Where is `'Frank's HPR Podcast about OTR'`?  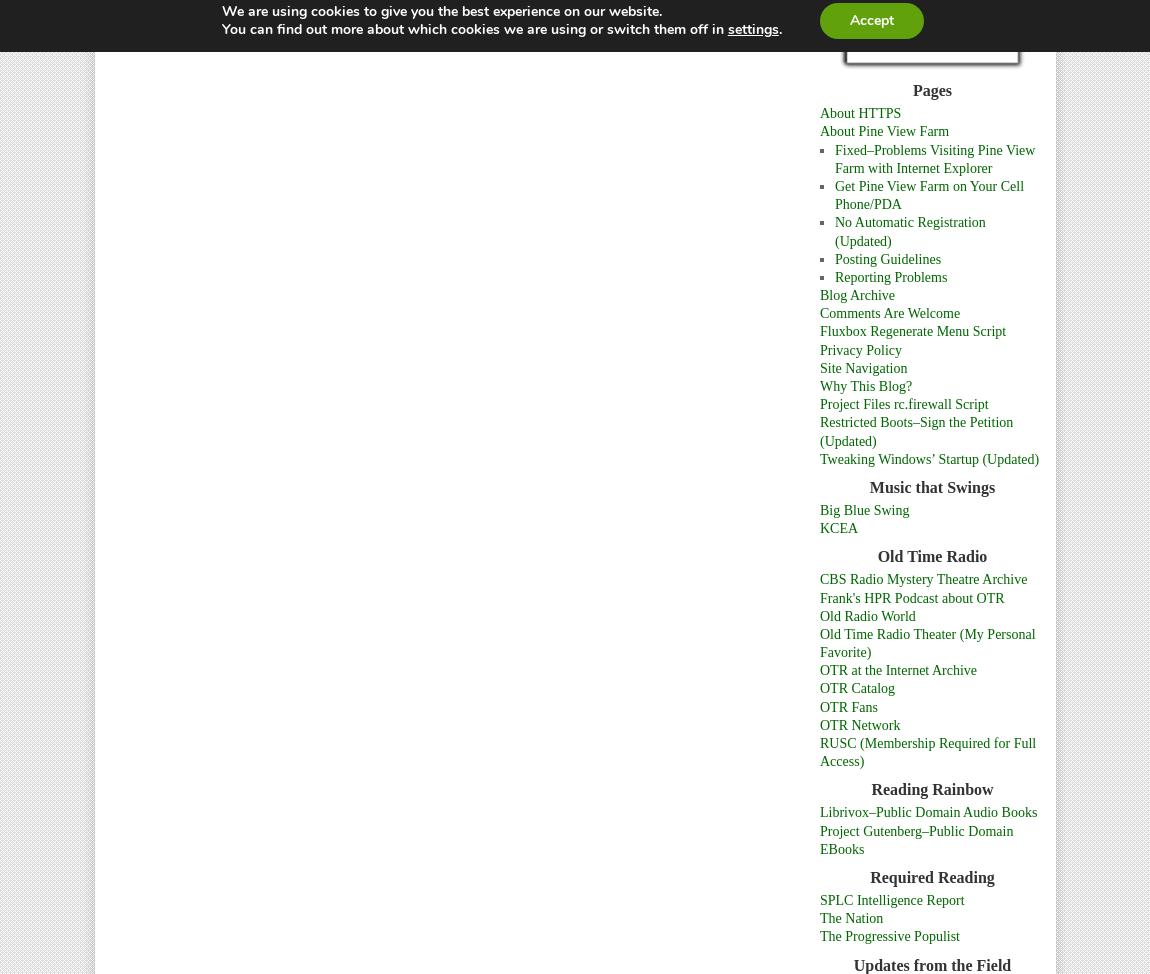
'Frank's HPR Podcast about OTR' is located at coordinates (911, 596).